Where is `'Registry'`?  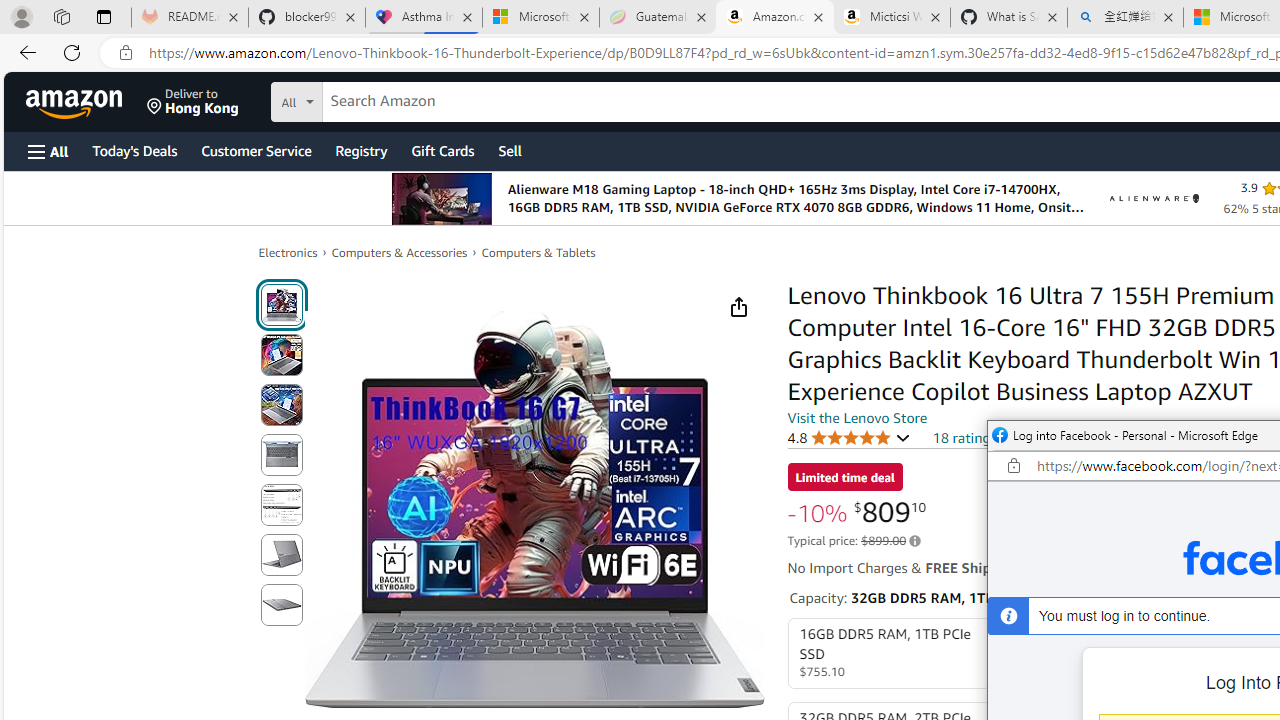 'Registry' is located at coordinates (360, 149).